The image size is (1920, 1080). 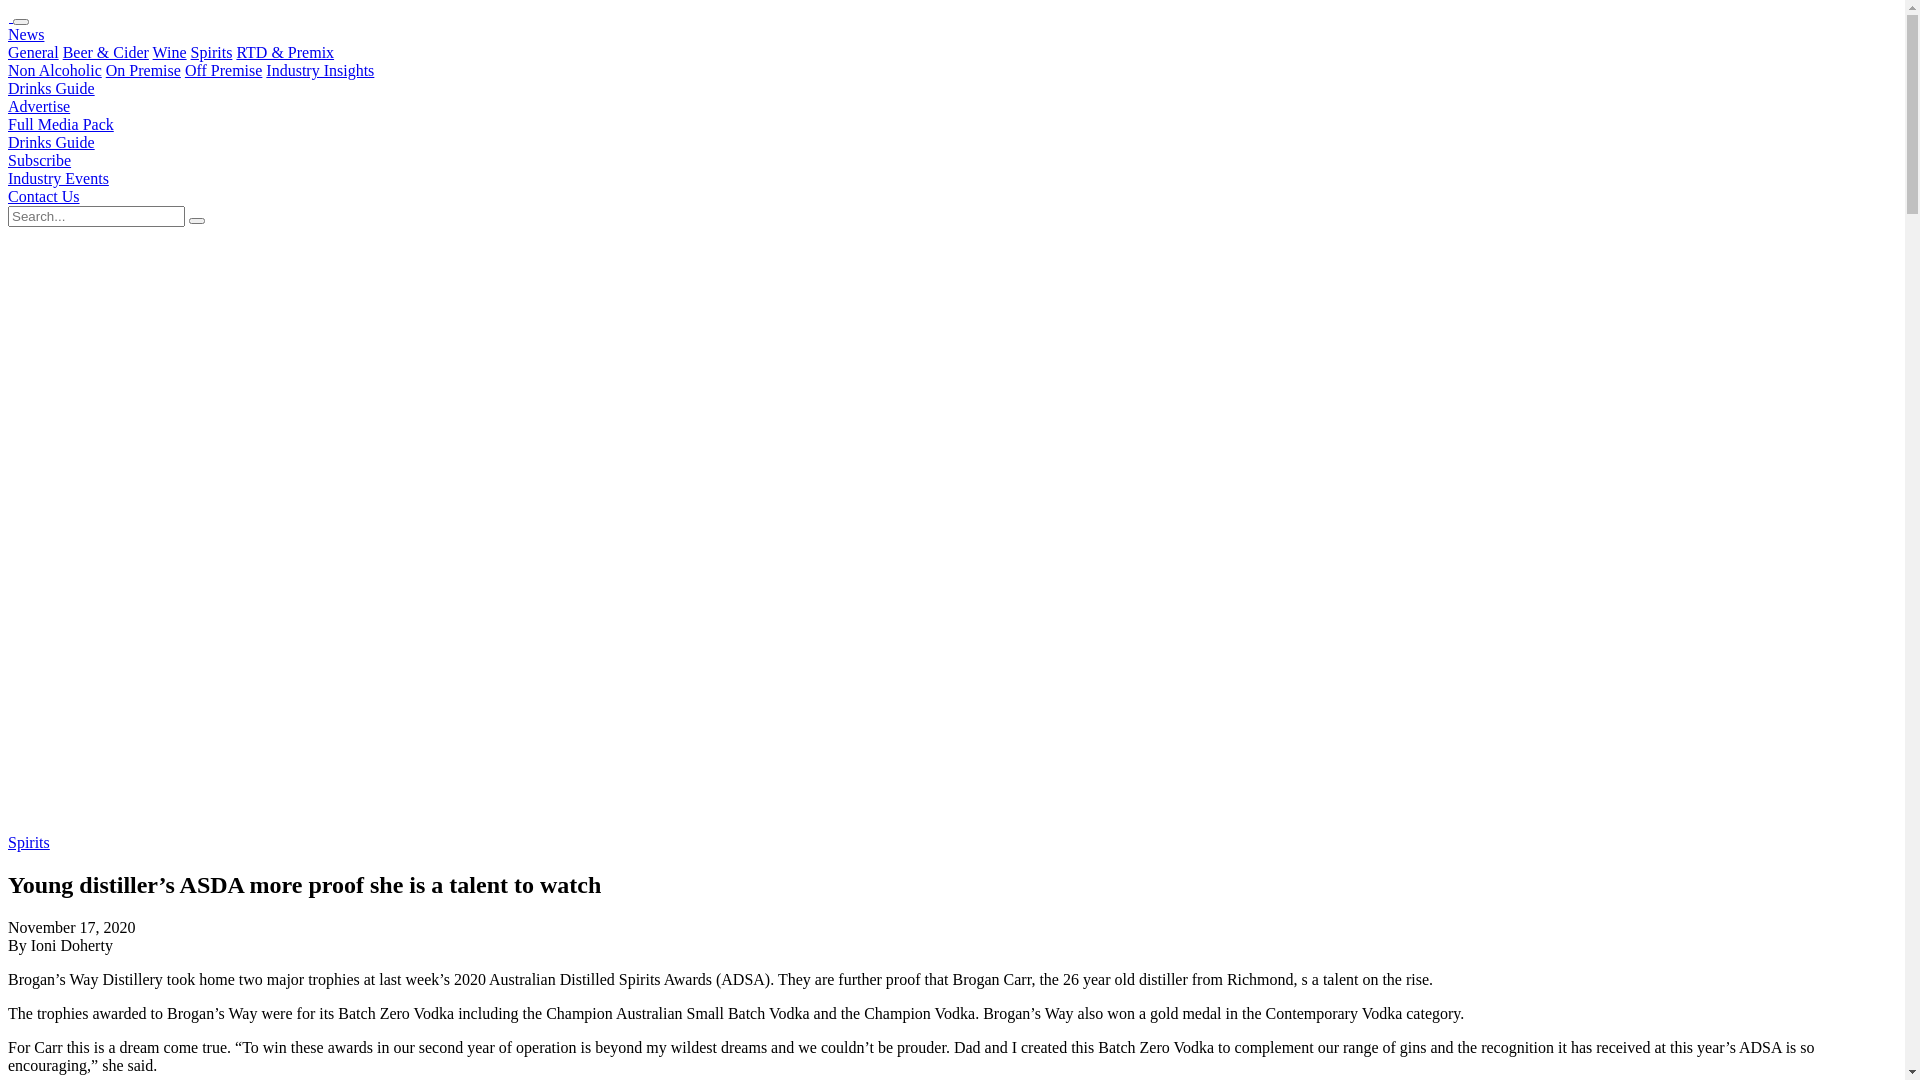 What do you see at coordinates (51, 87) in the screenshot?
I see `'Drinks Guide'` at bounding box center [51, 87].